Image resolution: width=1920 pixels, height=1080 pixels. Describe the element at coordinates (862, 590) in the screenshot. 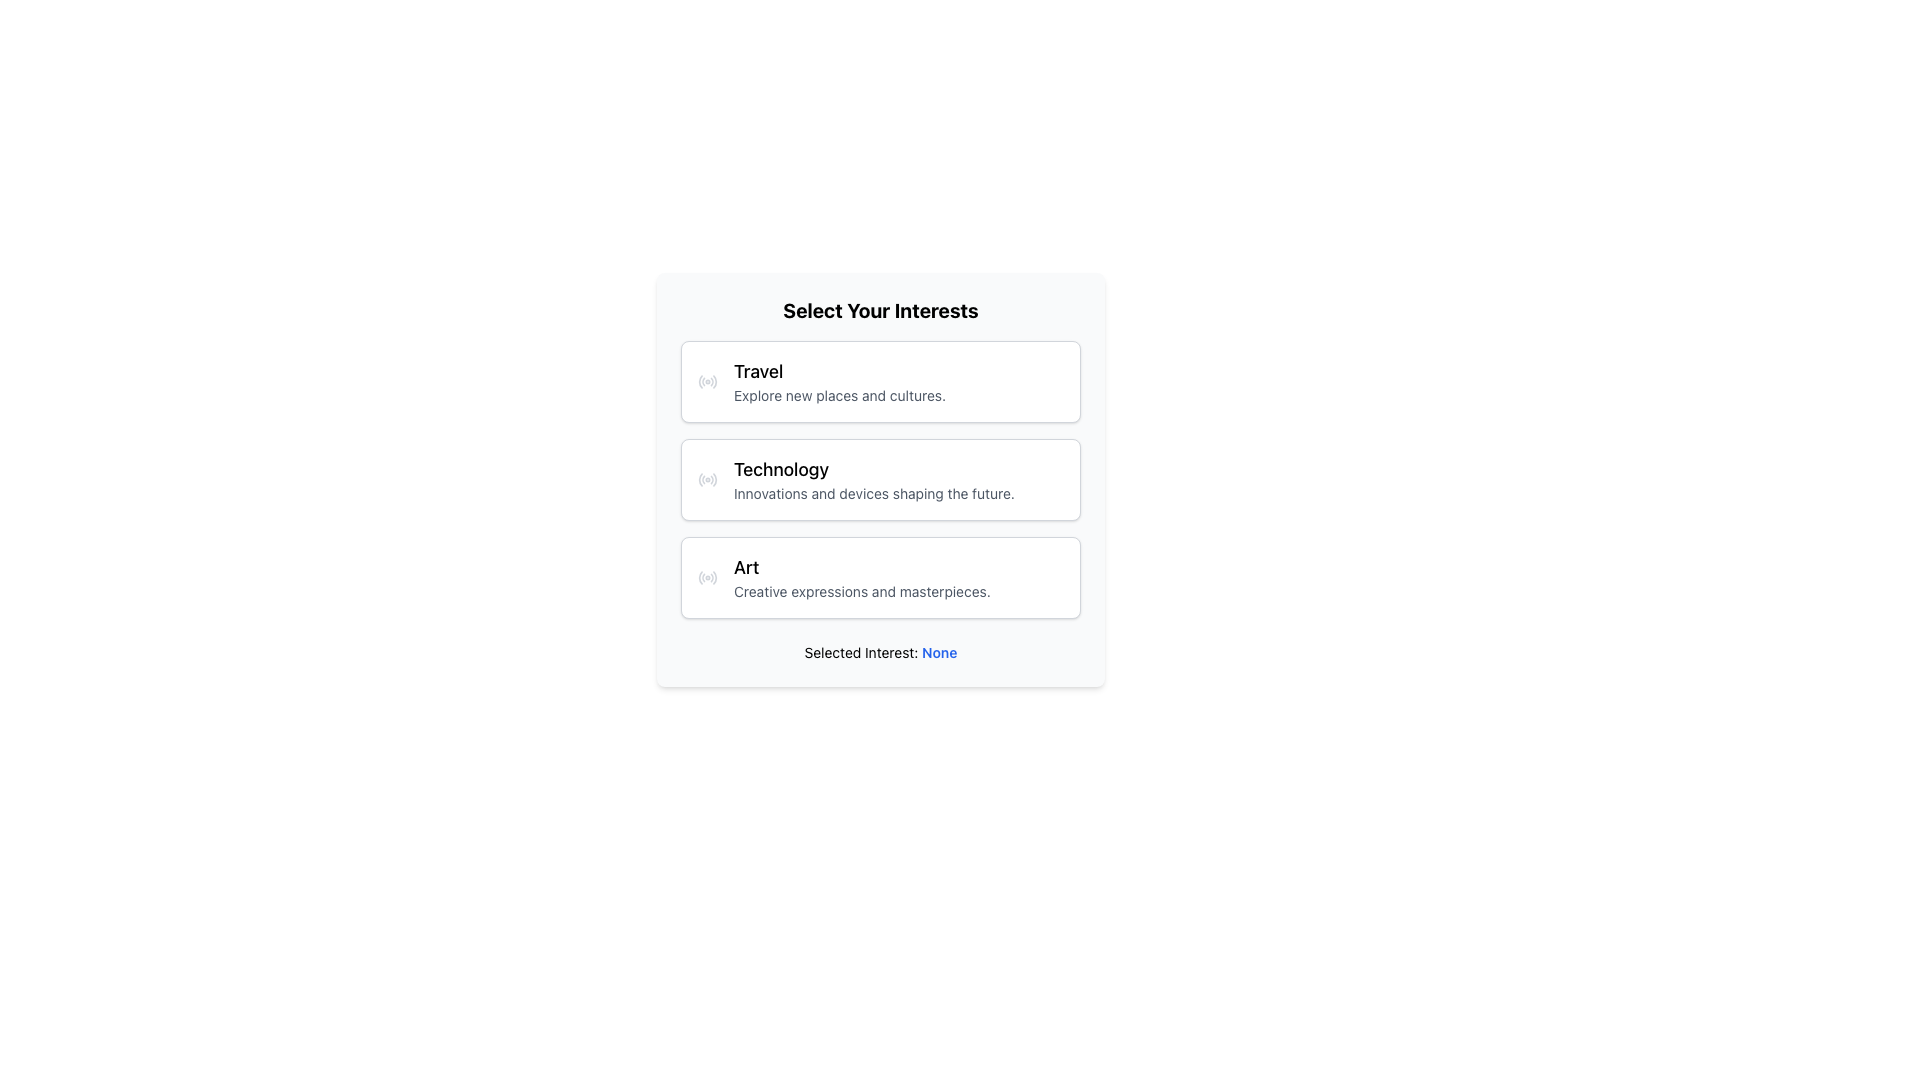

I see `the text label that reads 'Creative expressions and masterpieces.' located below the heading 'Art' in the third selectable option of the 'Select Your Interests' list` at that location.